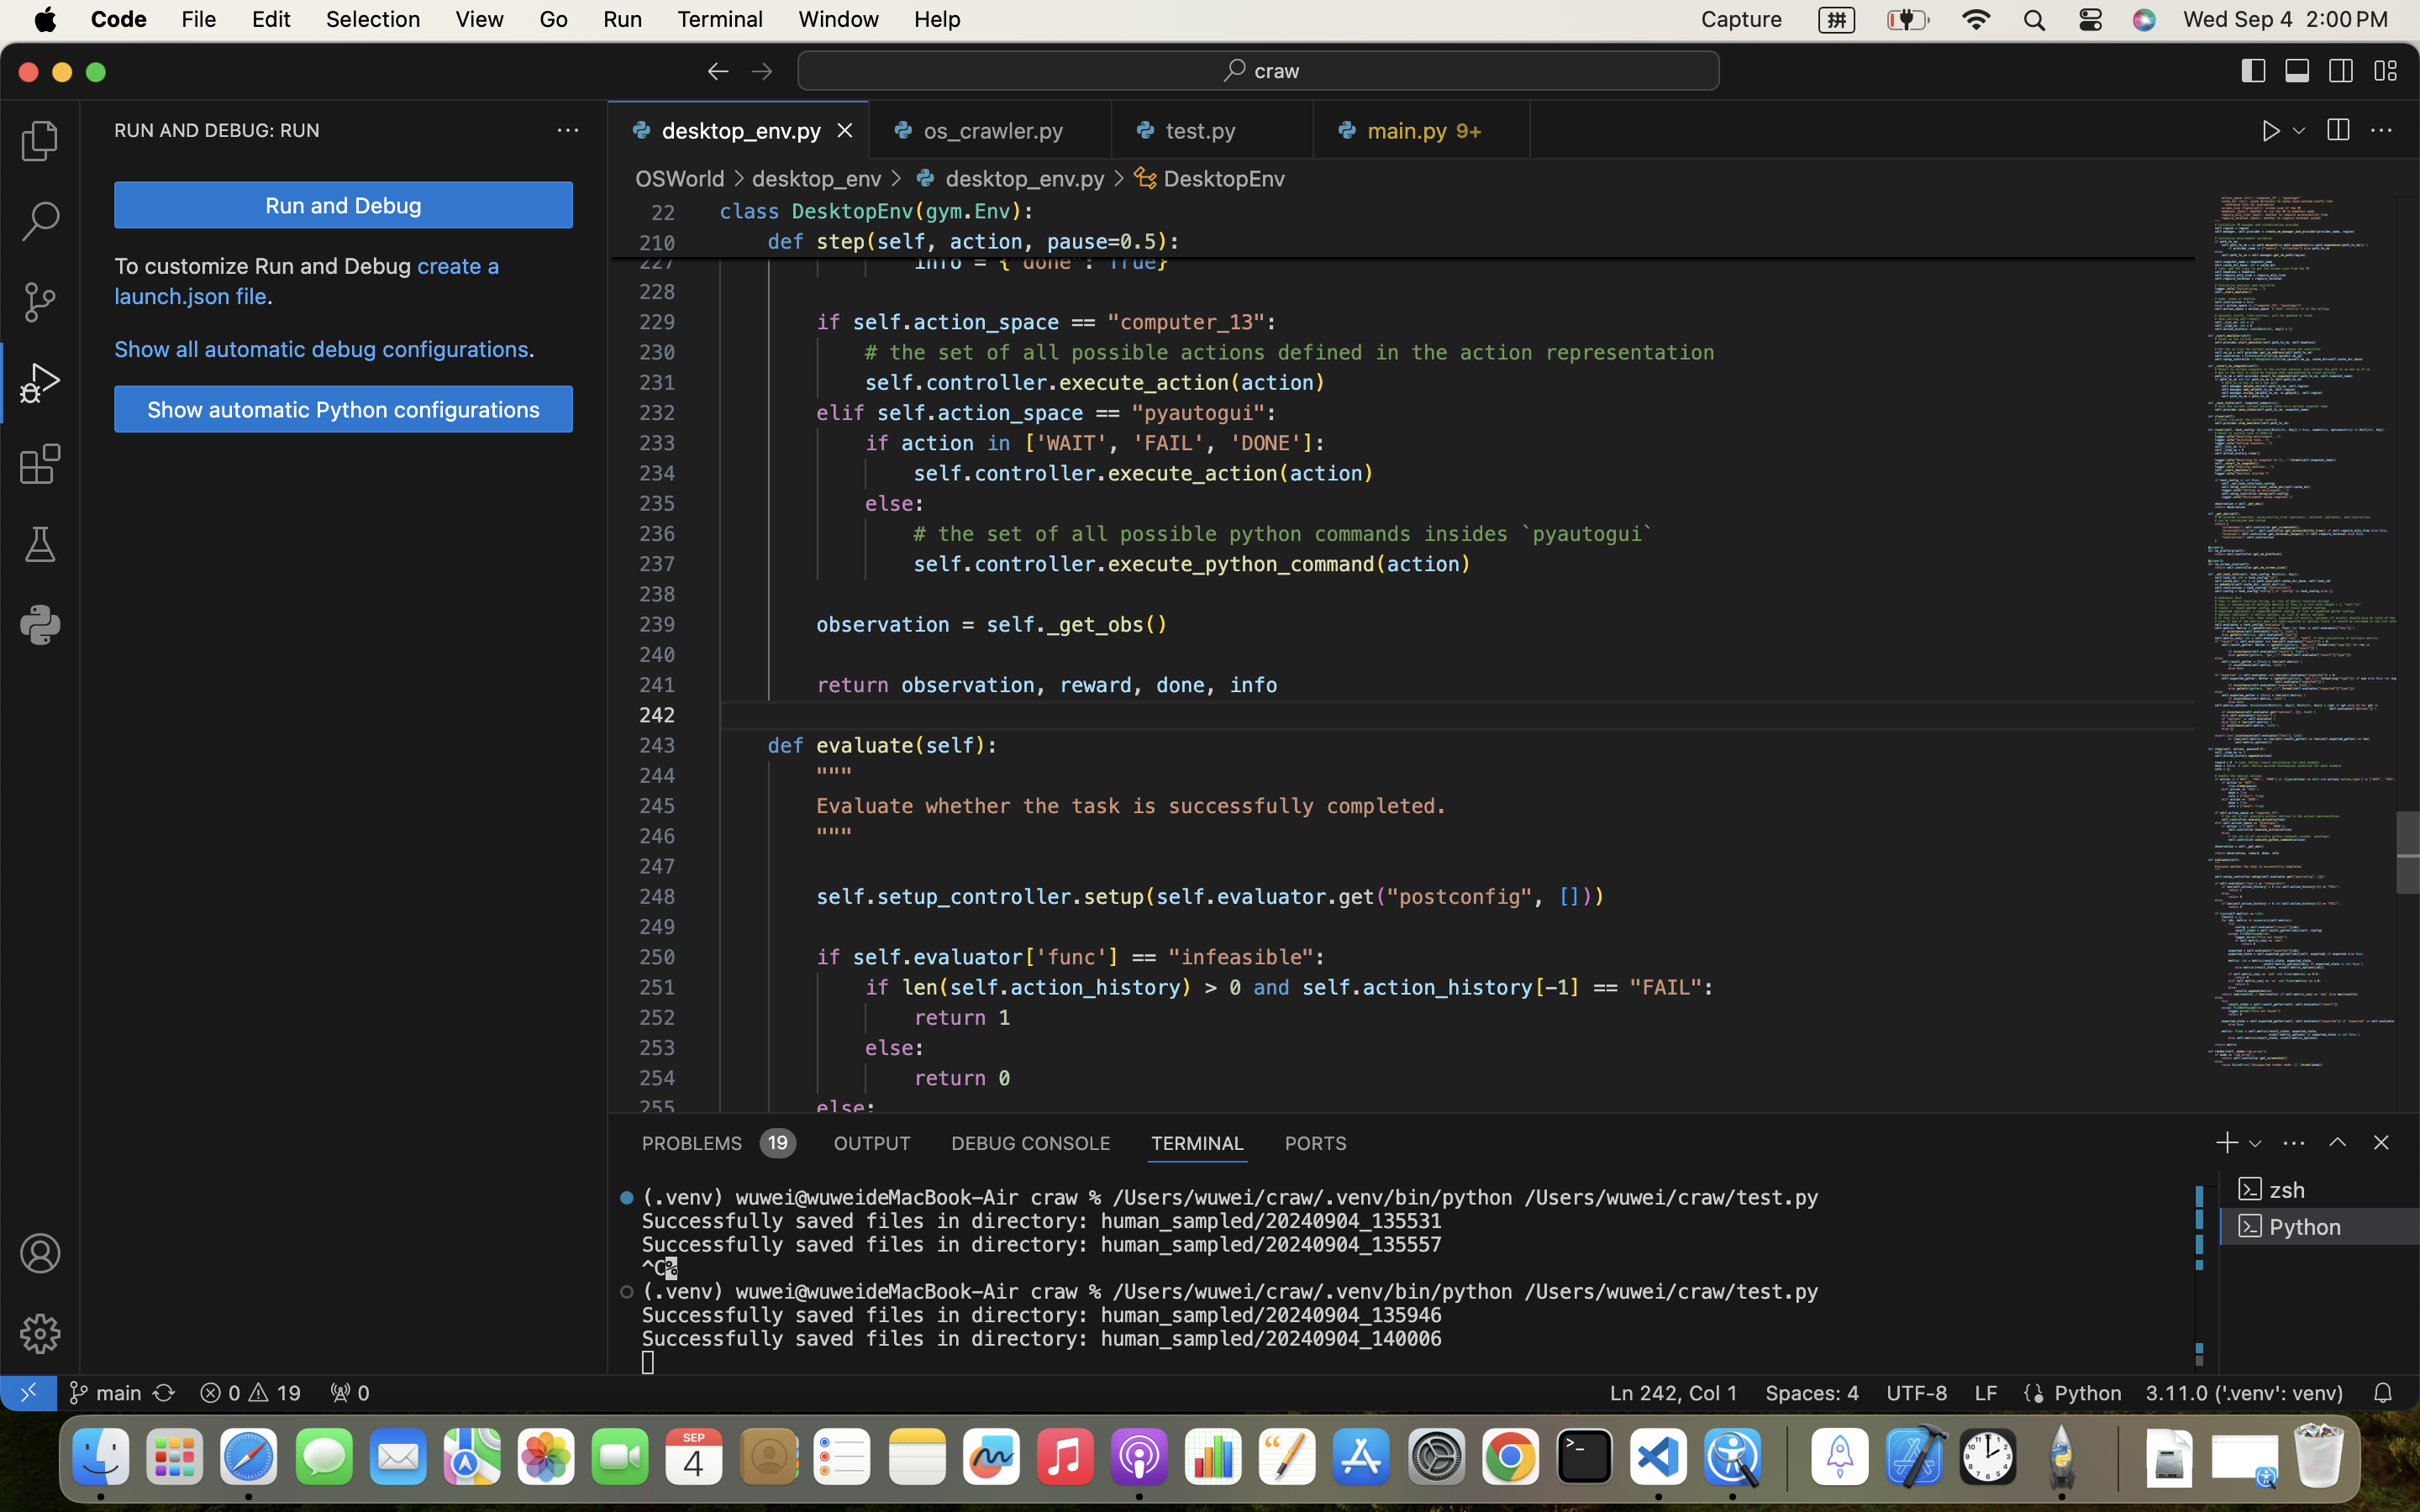  Describe the element at coordinates (2340, 70) in the screenshot. I see `''` at that location.